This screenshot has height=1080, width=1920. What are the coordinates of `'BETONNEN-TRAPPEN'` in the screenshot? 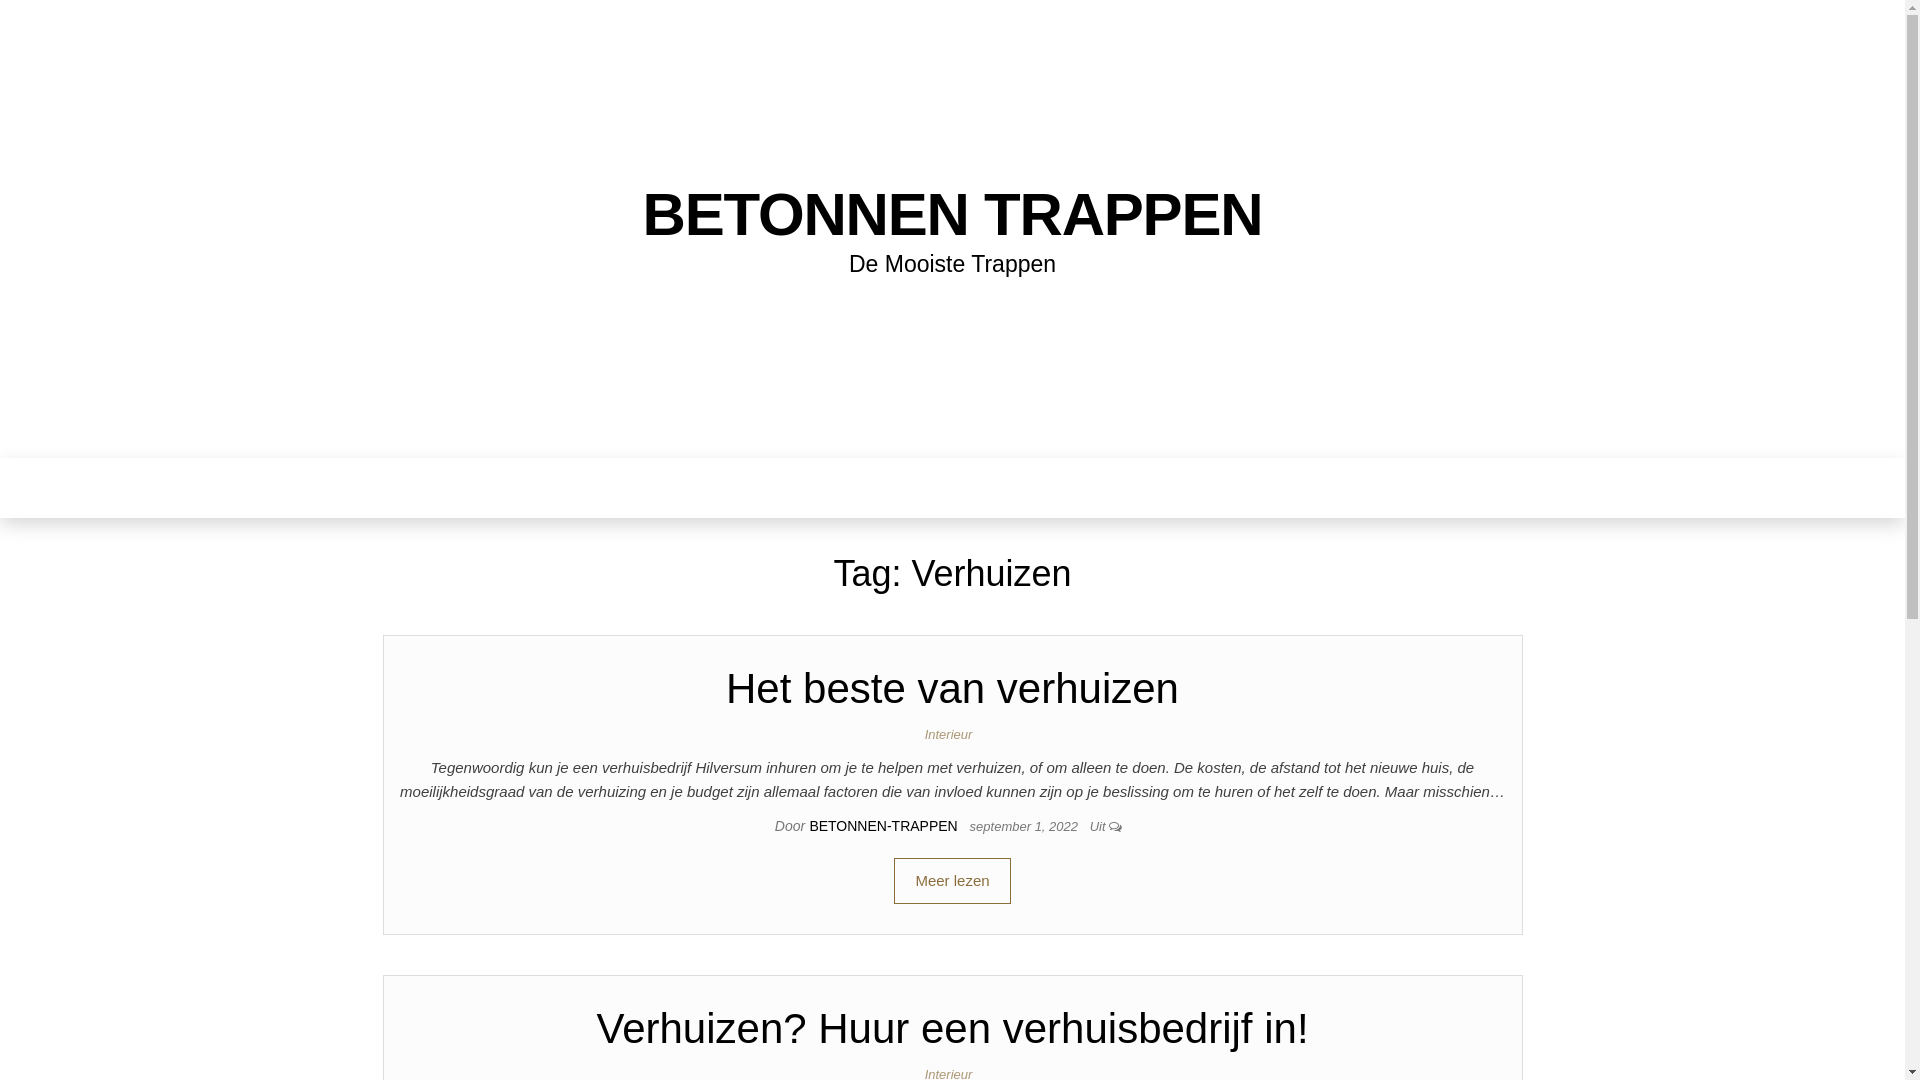 It's located at (883, 825).